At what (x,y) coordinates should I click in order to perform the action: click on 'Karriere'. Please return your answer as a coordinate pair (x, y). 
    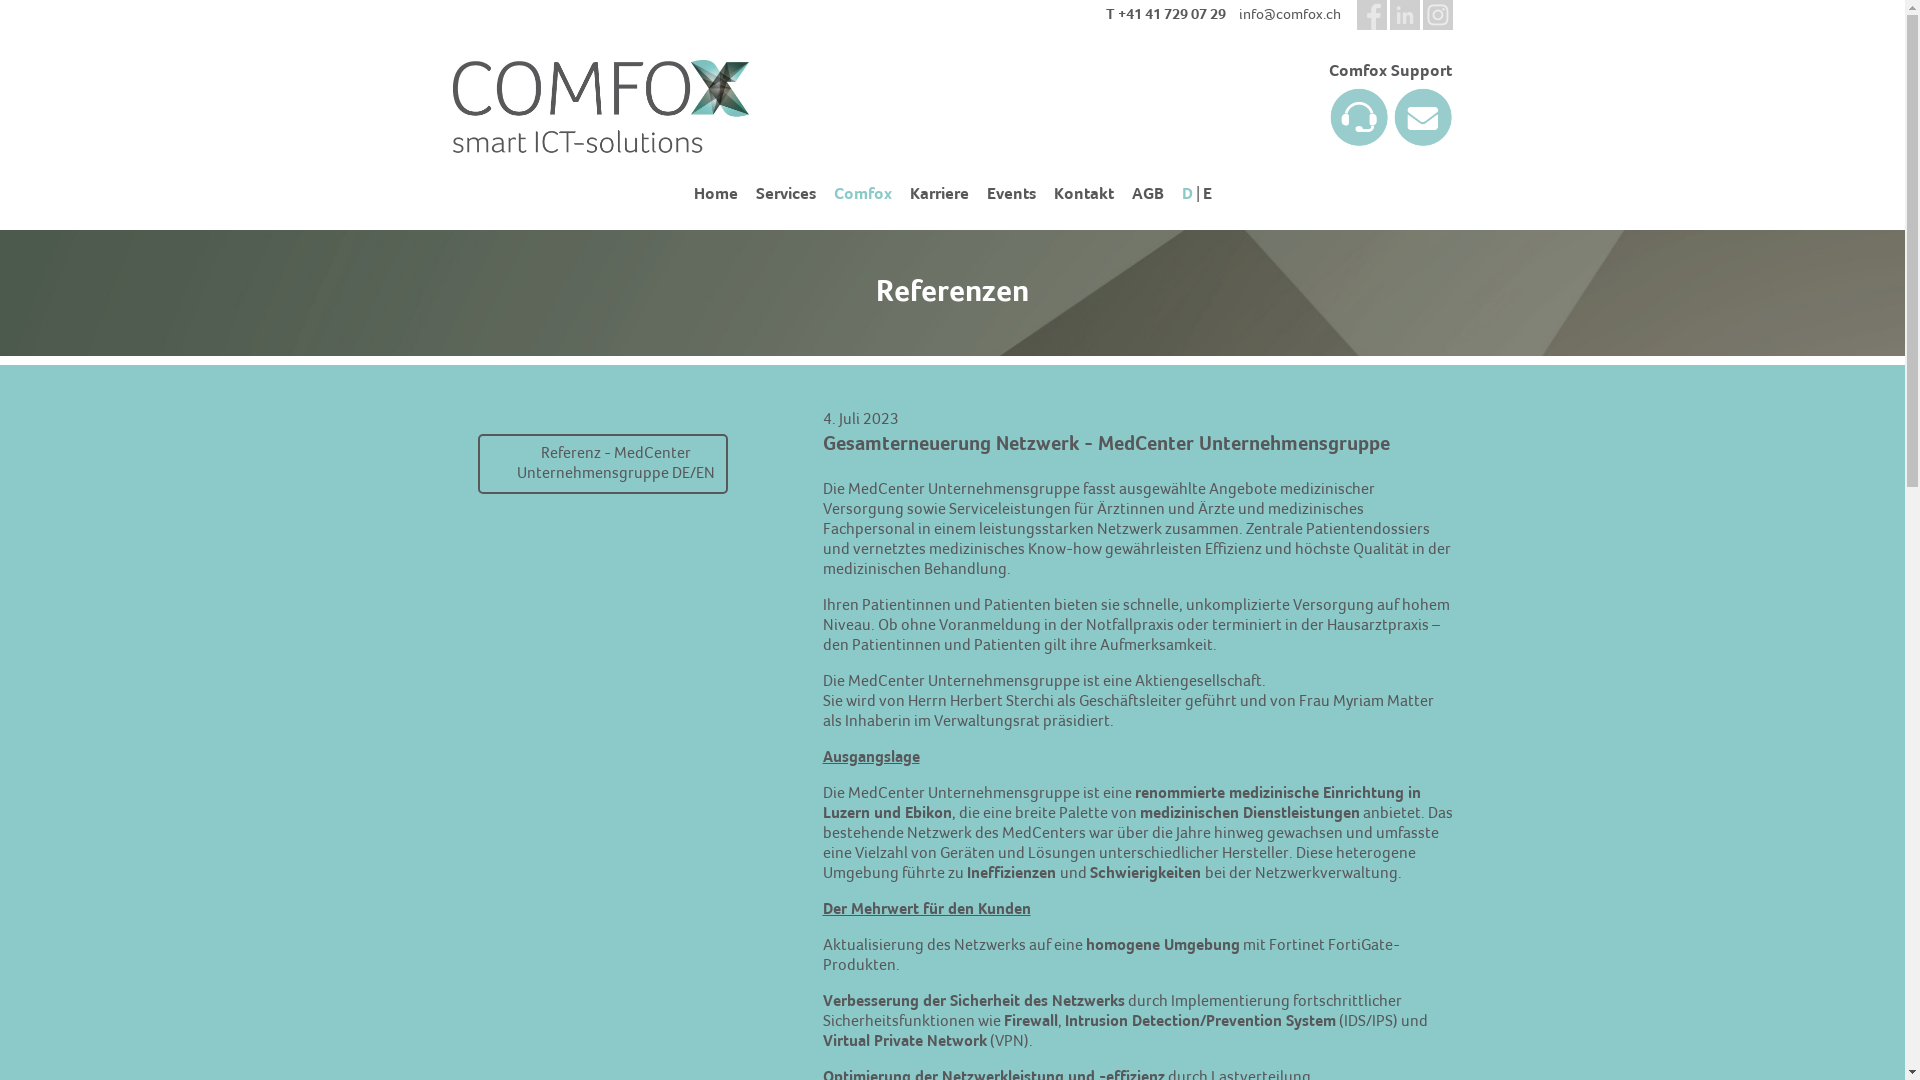
    Looking at the image, I should click on (938, 194).